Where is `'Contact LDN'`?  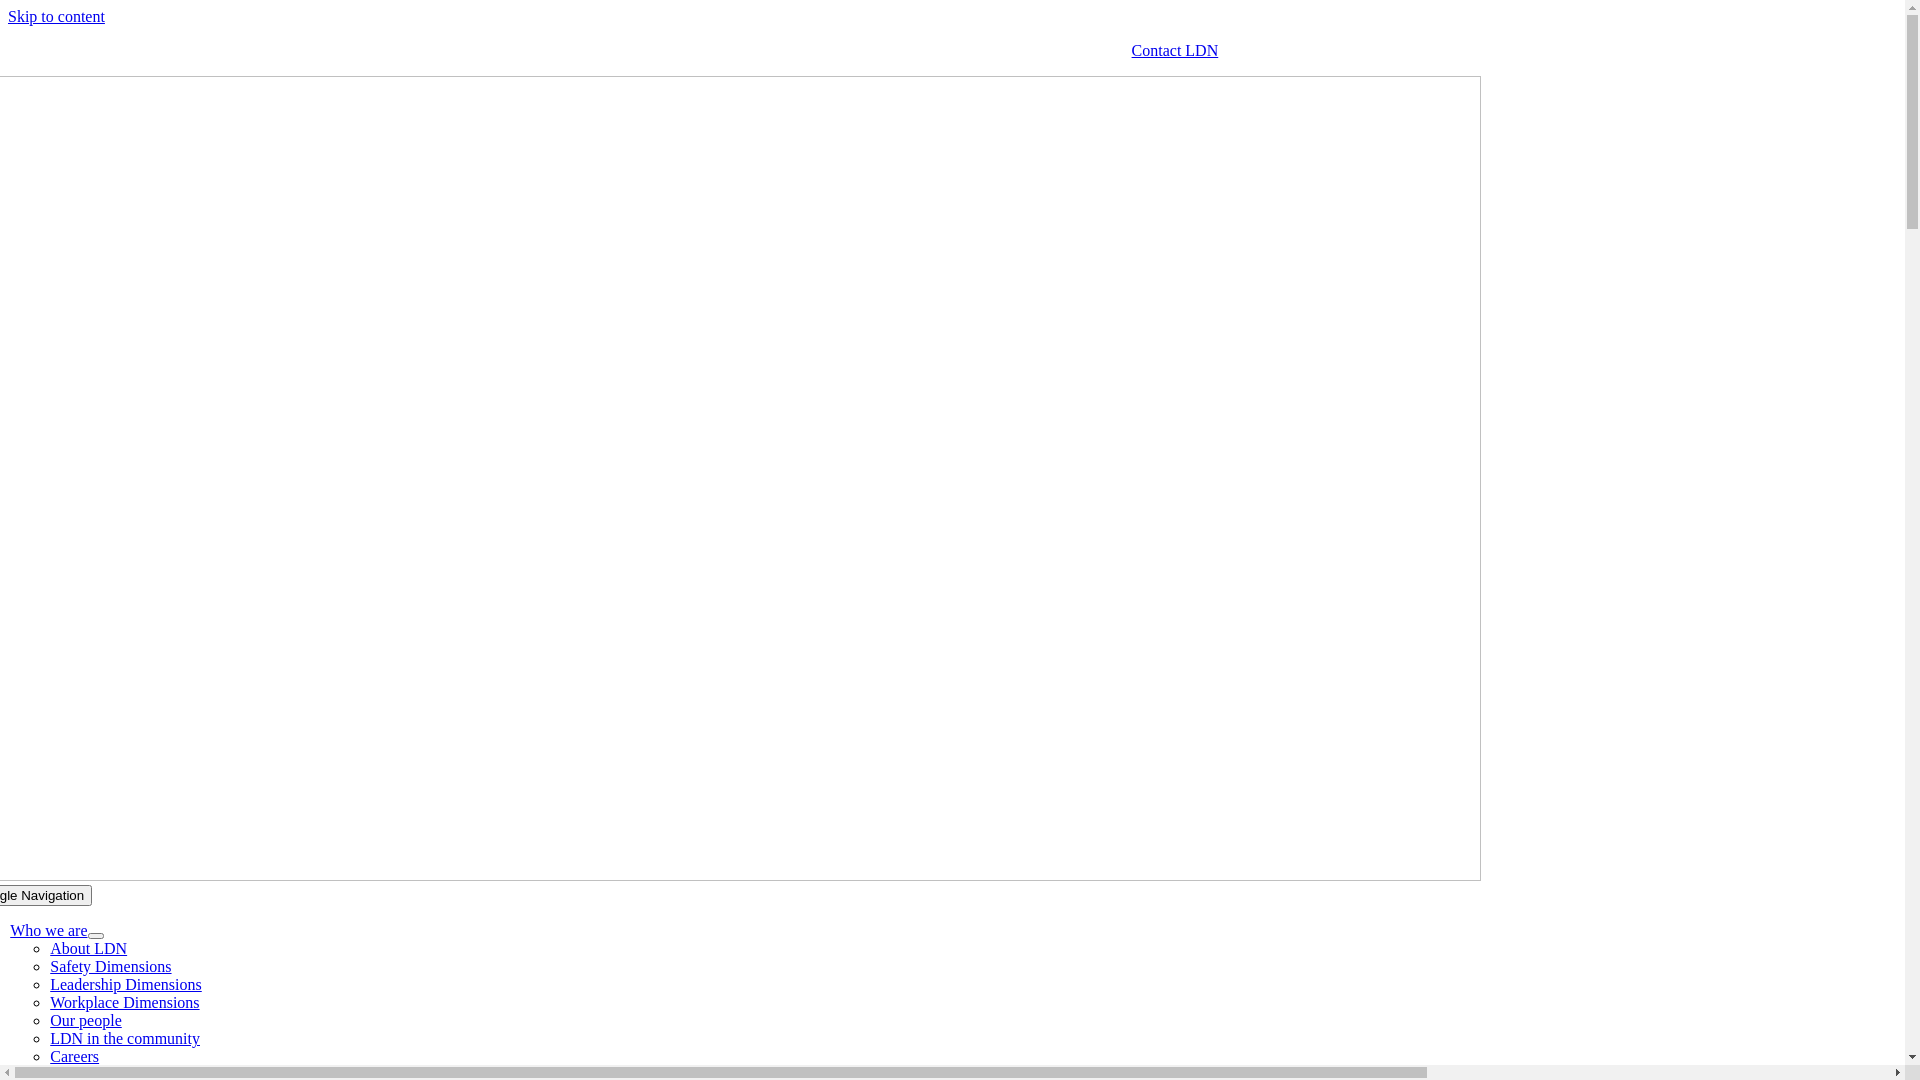
'Contact LDN' is located at coordinates (1175, 49).